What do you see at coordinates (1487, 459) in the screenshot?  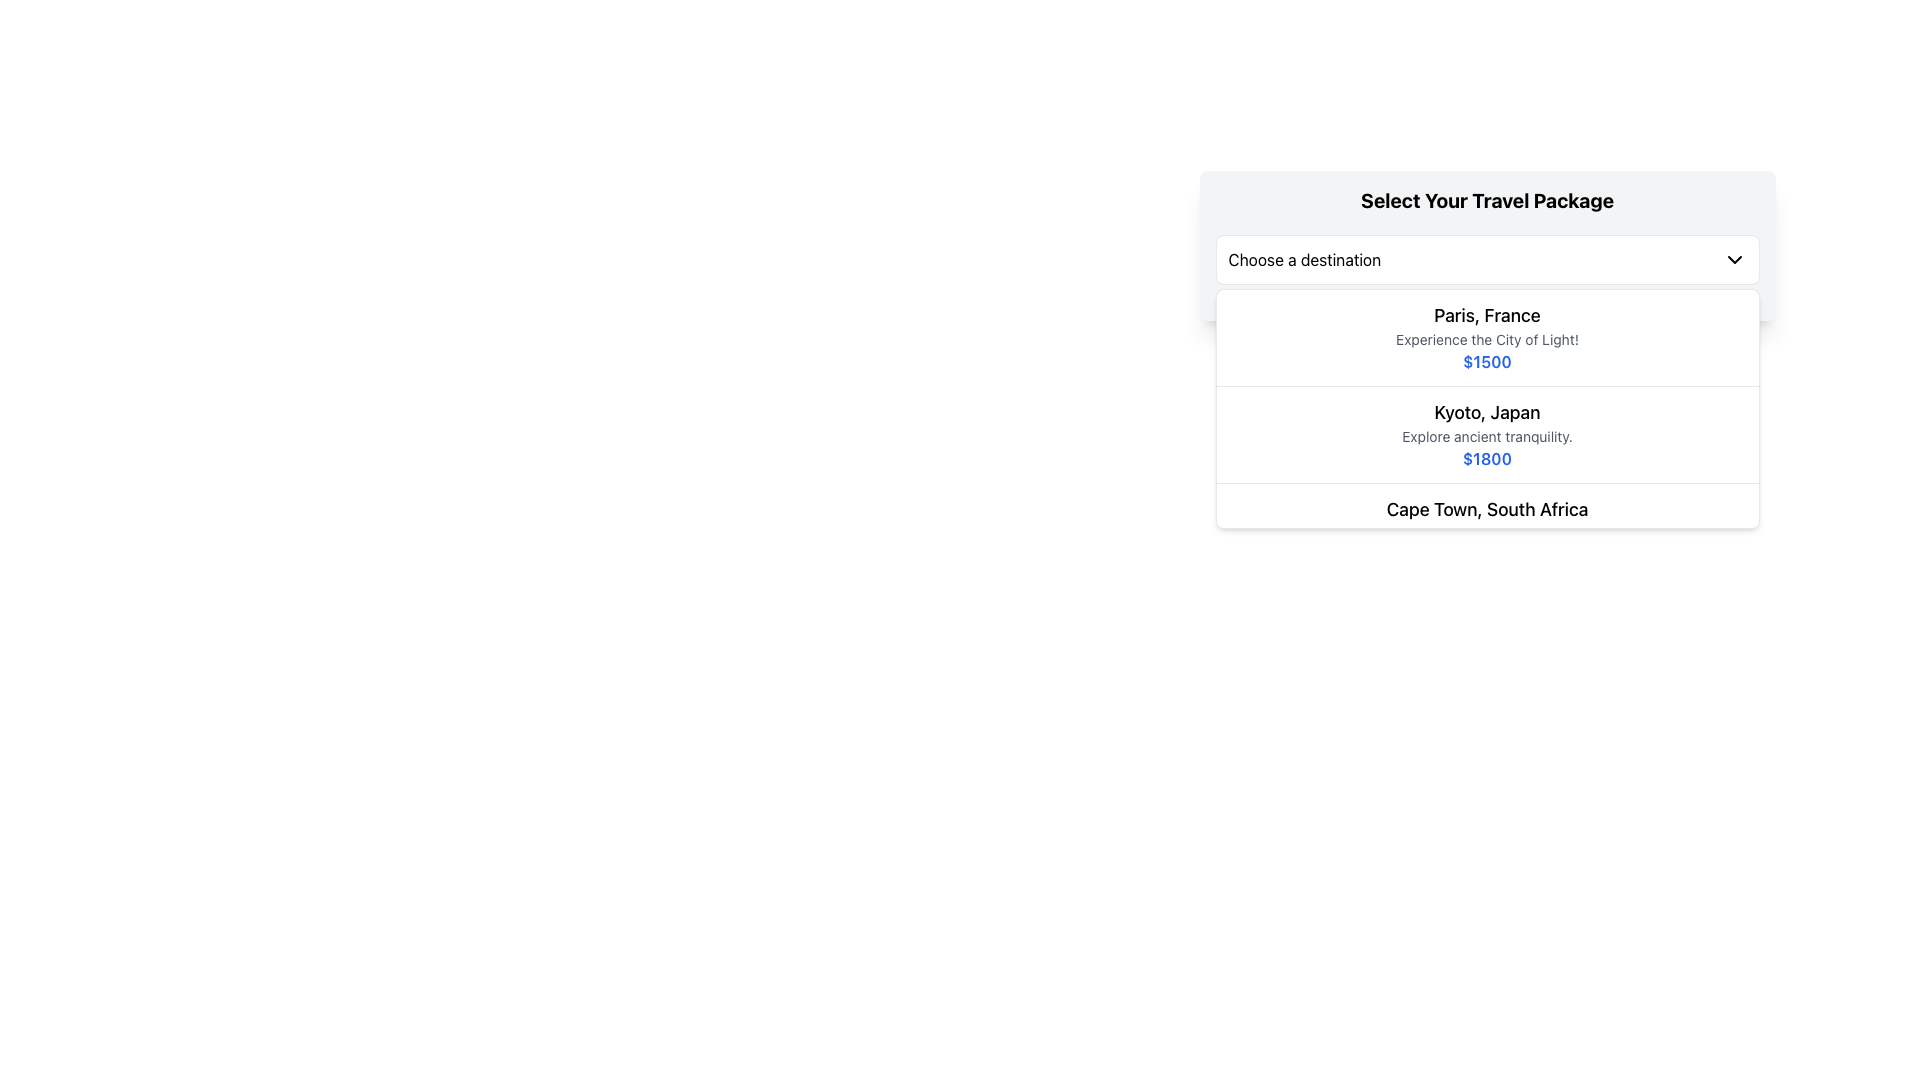 I see `the text label displaying the value '$1800', which is styled in blue color and bold font, positioned below 'Explore ancient tranquility.' in the 'Kyoto, Japan' section of the travel selection interface` at bounding box center [1487, 459].